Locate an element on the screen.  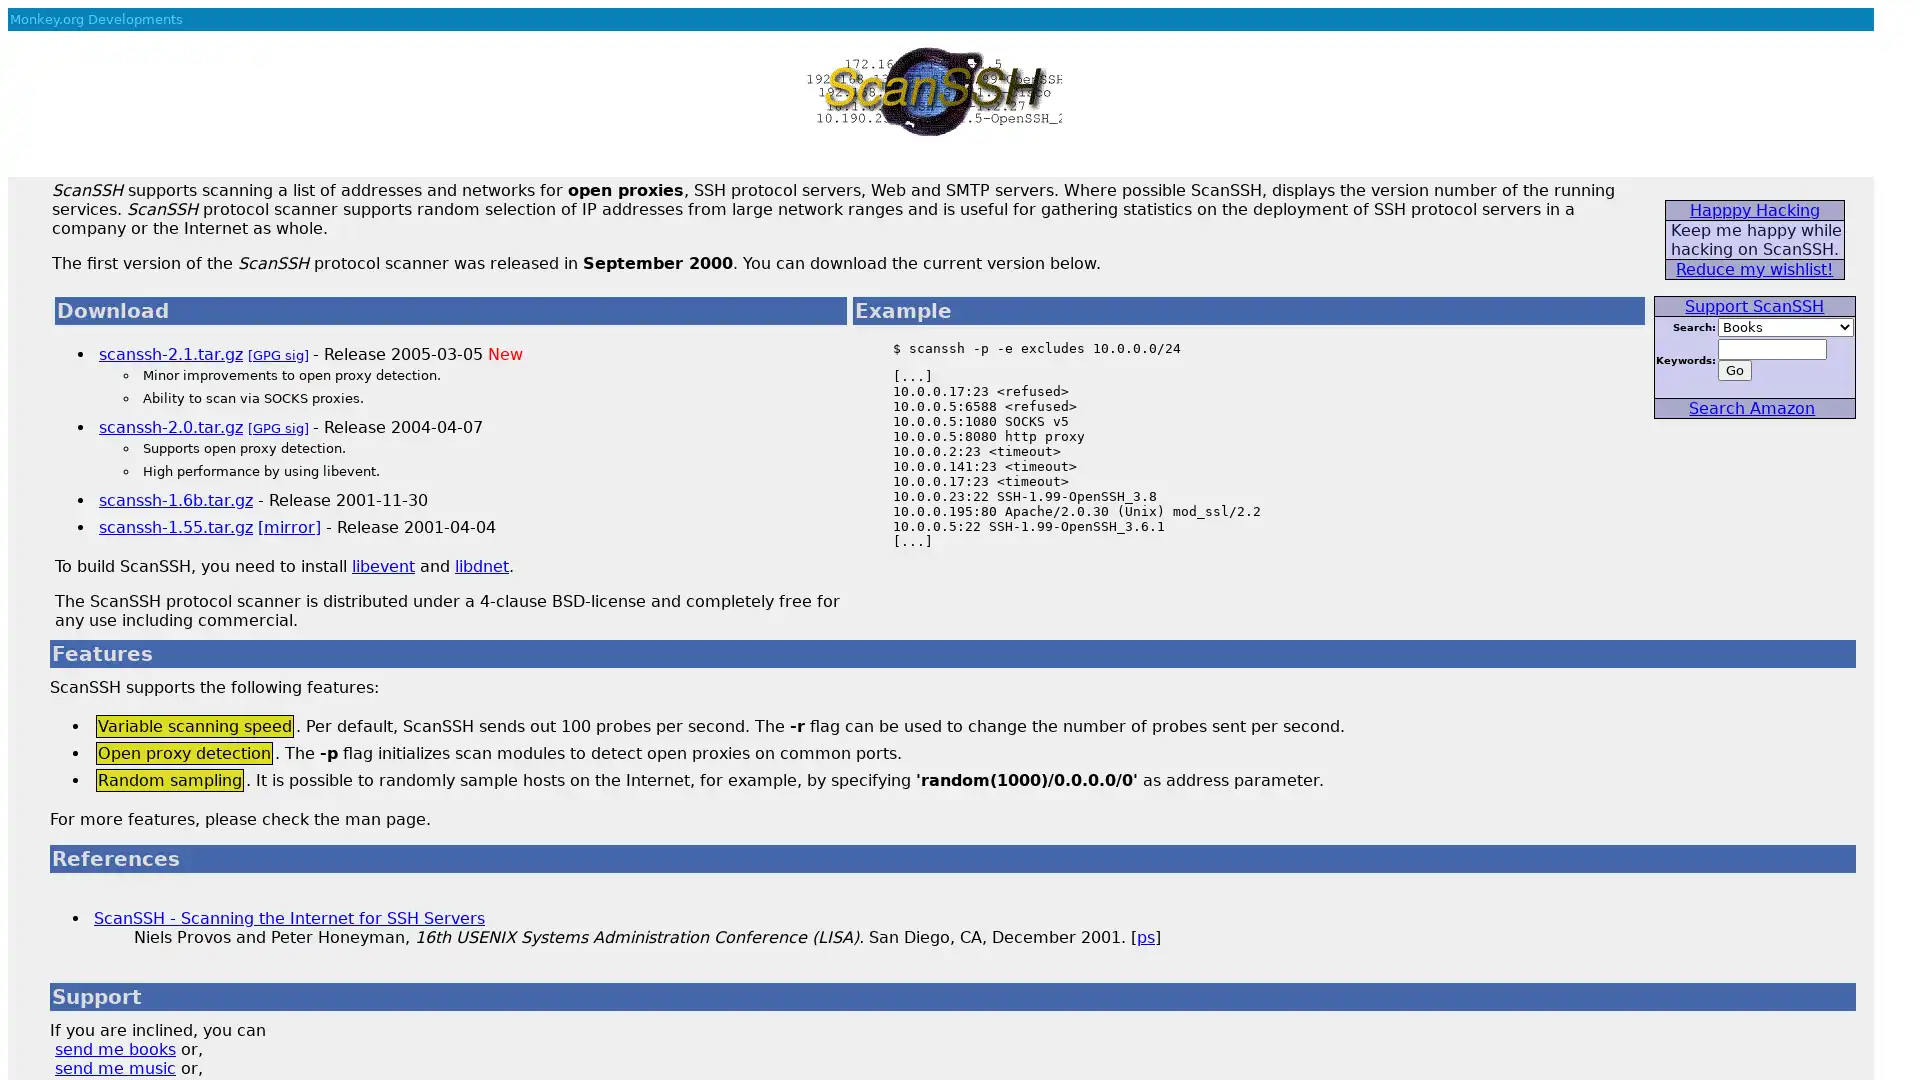
Go is located at coordinates (1732, 370).